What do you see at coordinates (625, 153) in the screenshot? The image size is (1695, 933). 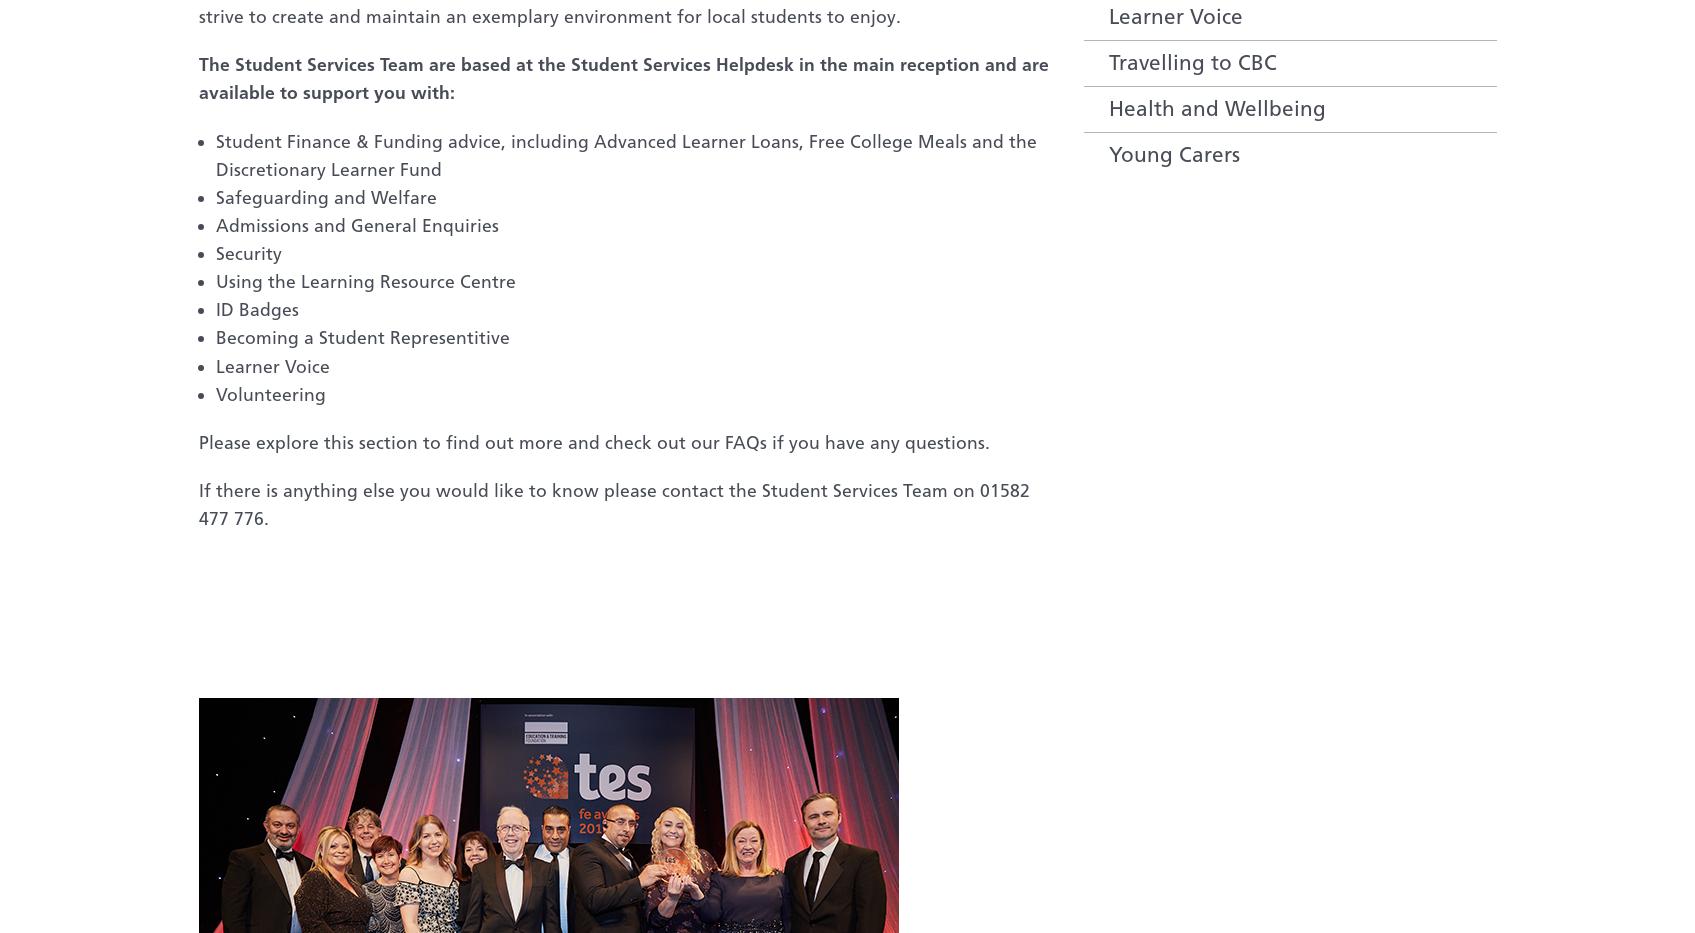 I see `'Student Finance & Funding advice, including Advanced Learner Loans, Free College Meals and the Discretionary Learner Fund'` at bounding box center [625, 153].